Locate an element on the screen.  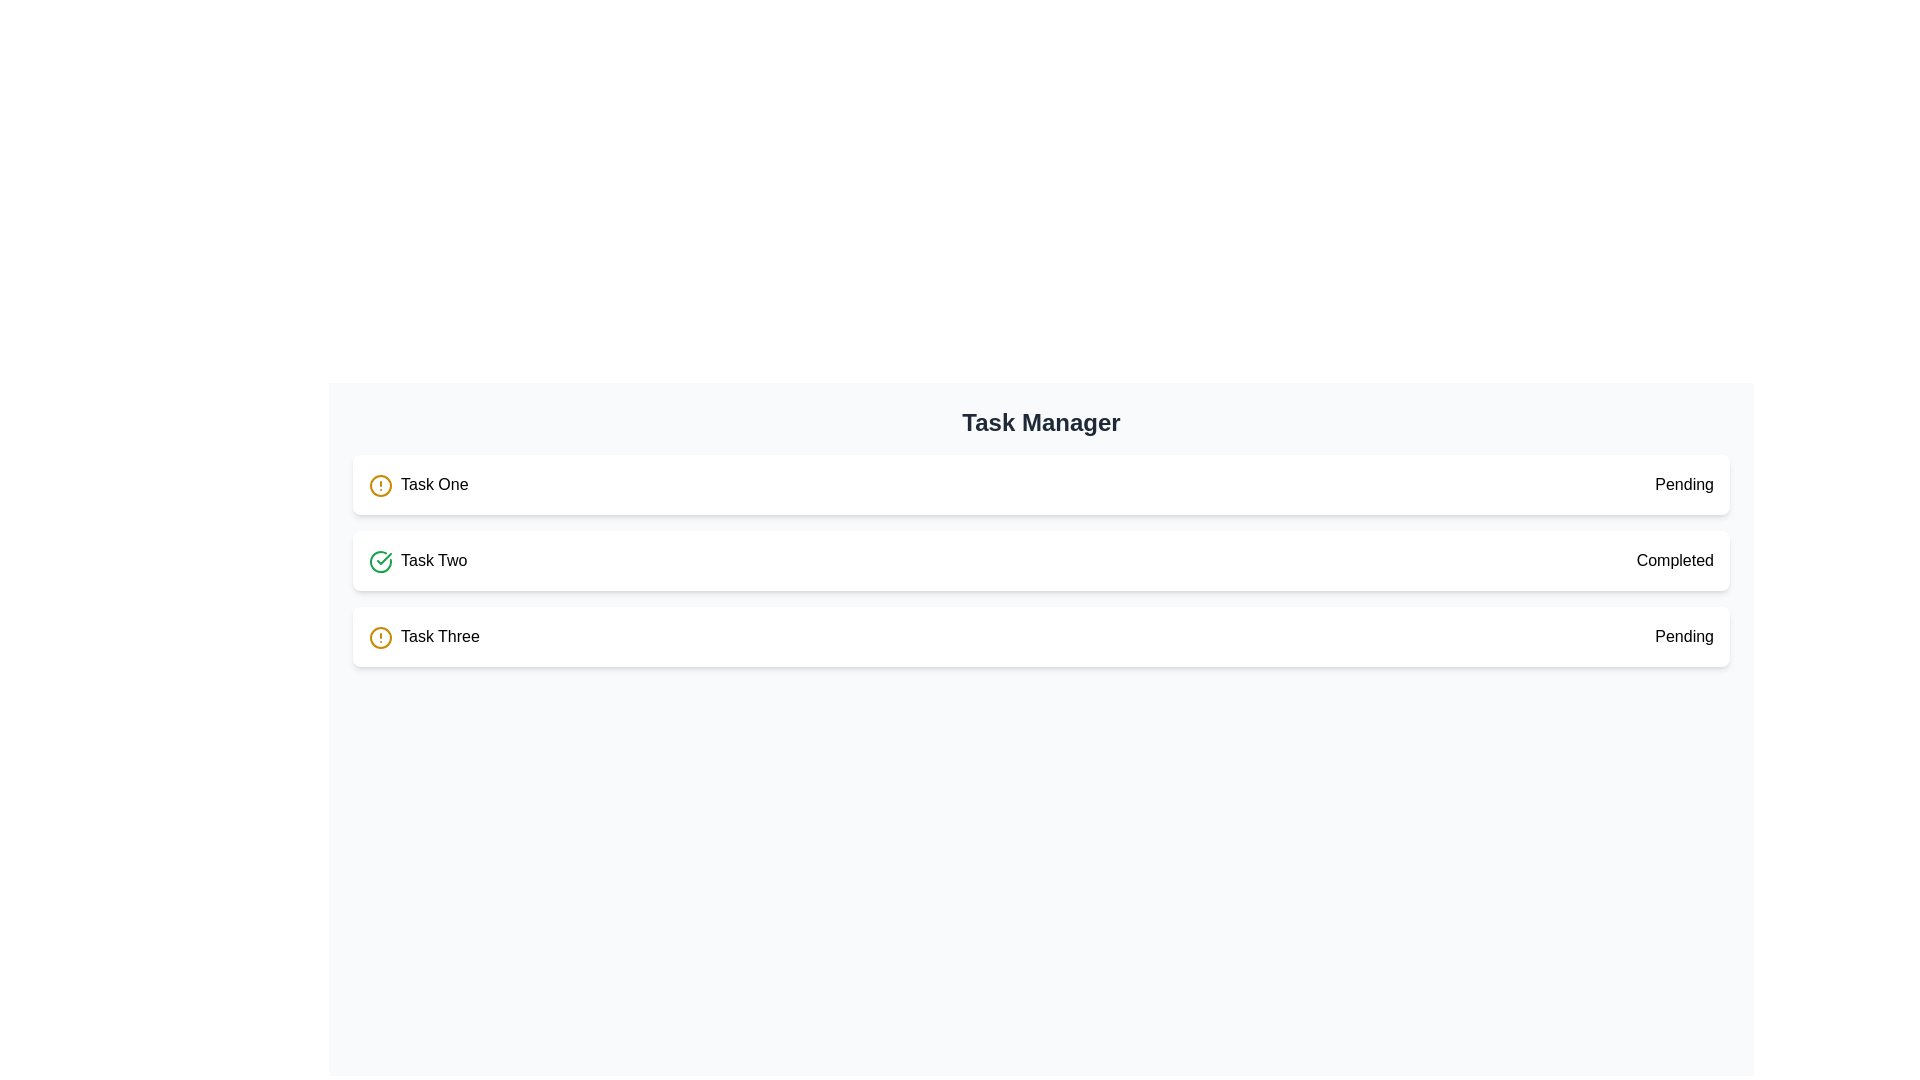
the text label in the second row of the task manager, which is positioned to the right of a green checkmark icon and between 'Task One' and 'Task Three' is located at coordinates (433, 560).